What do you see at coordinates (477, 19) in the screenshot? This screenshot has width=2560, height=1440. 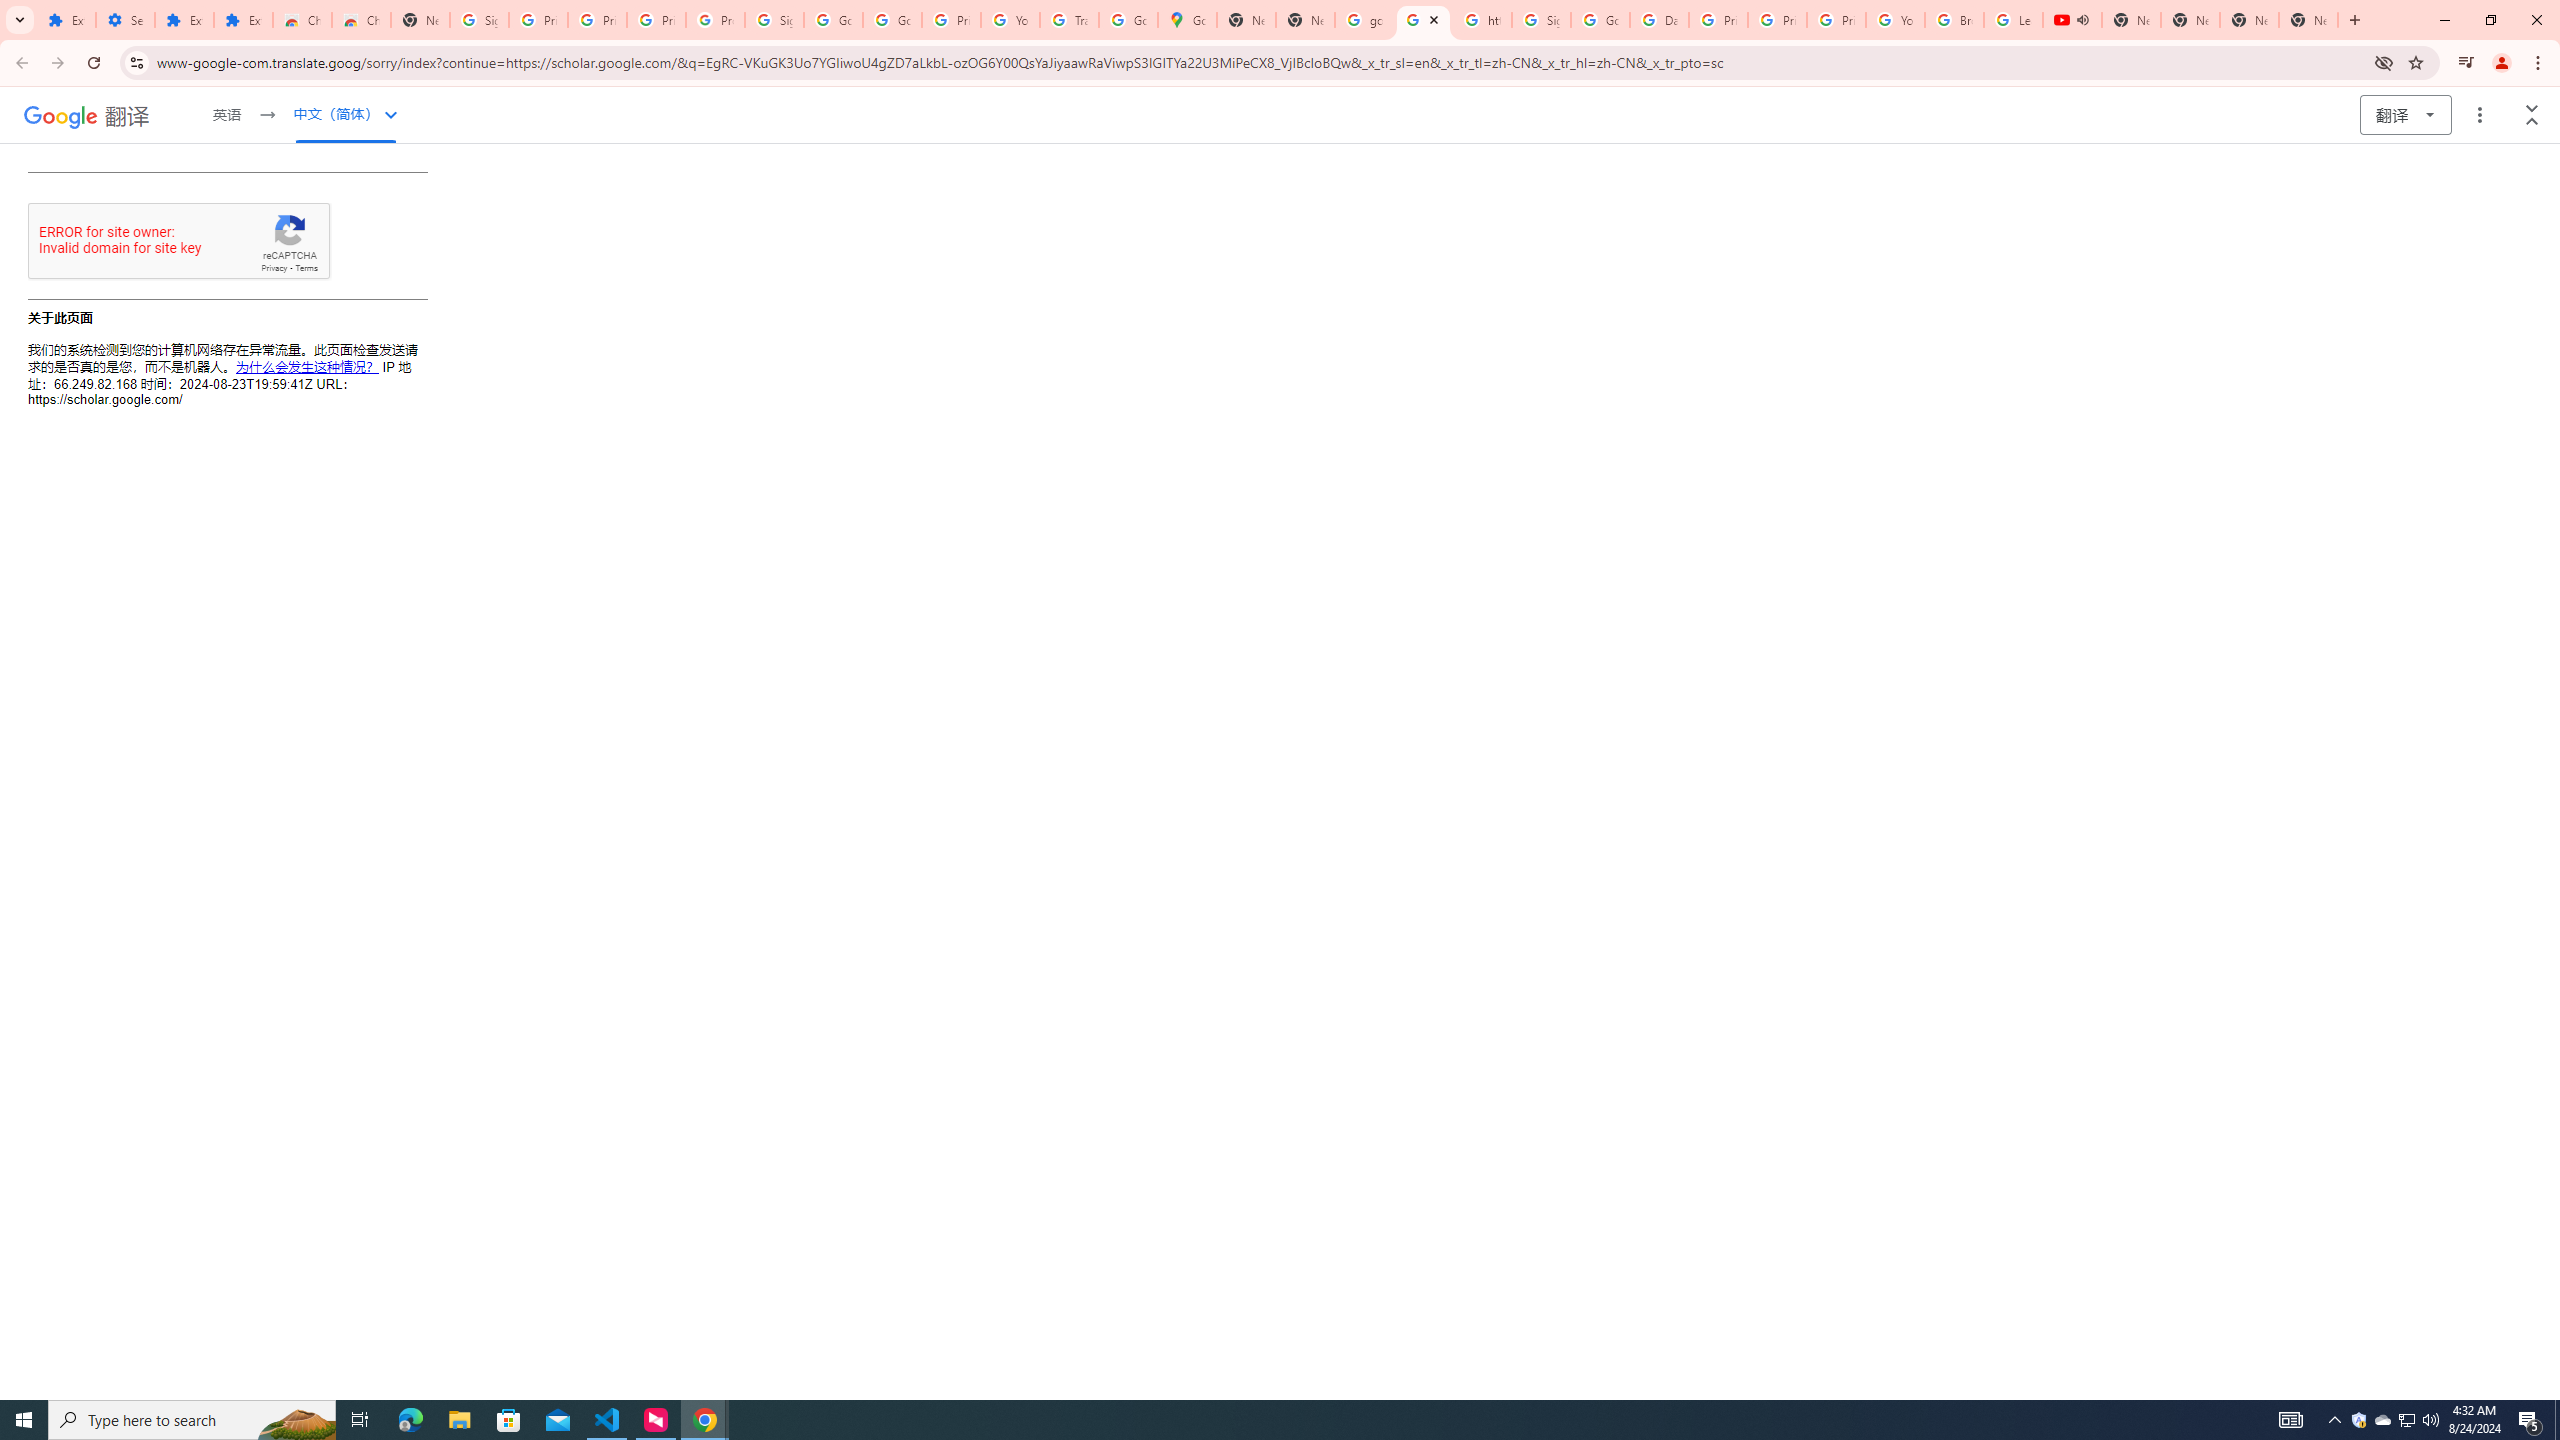 I see `'Sign in - Google Accounts'` at bounding box center [477, 19].